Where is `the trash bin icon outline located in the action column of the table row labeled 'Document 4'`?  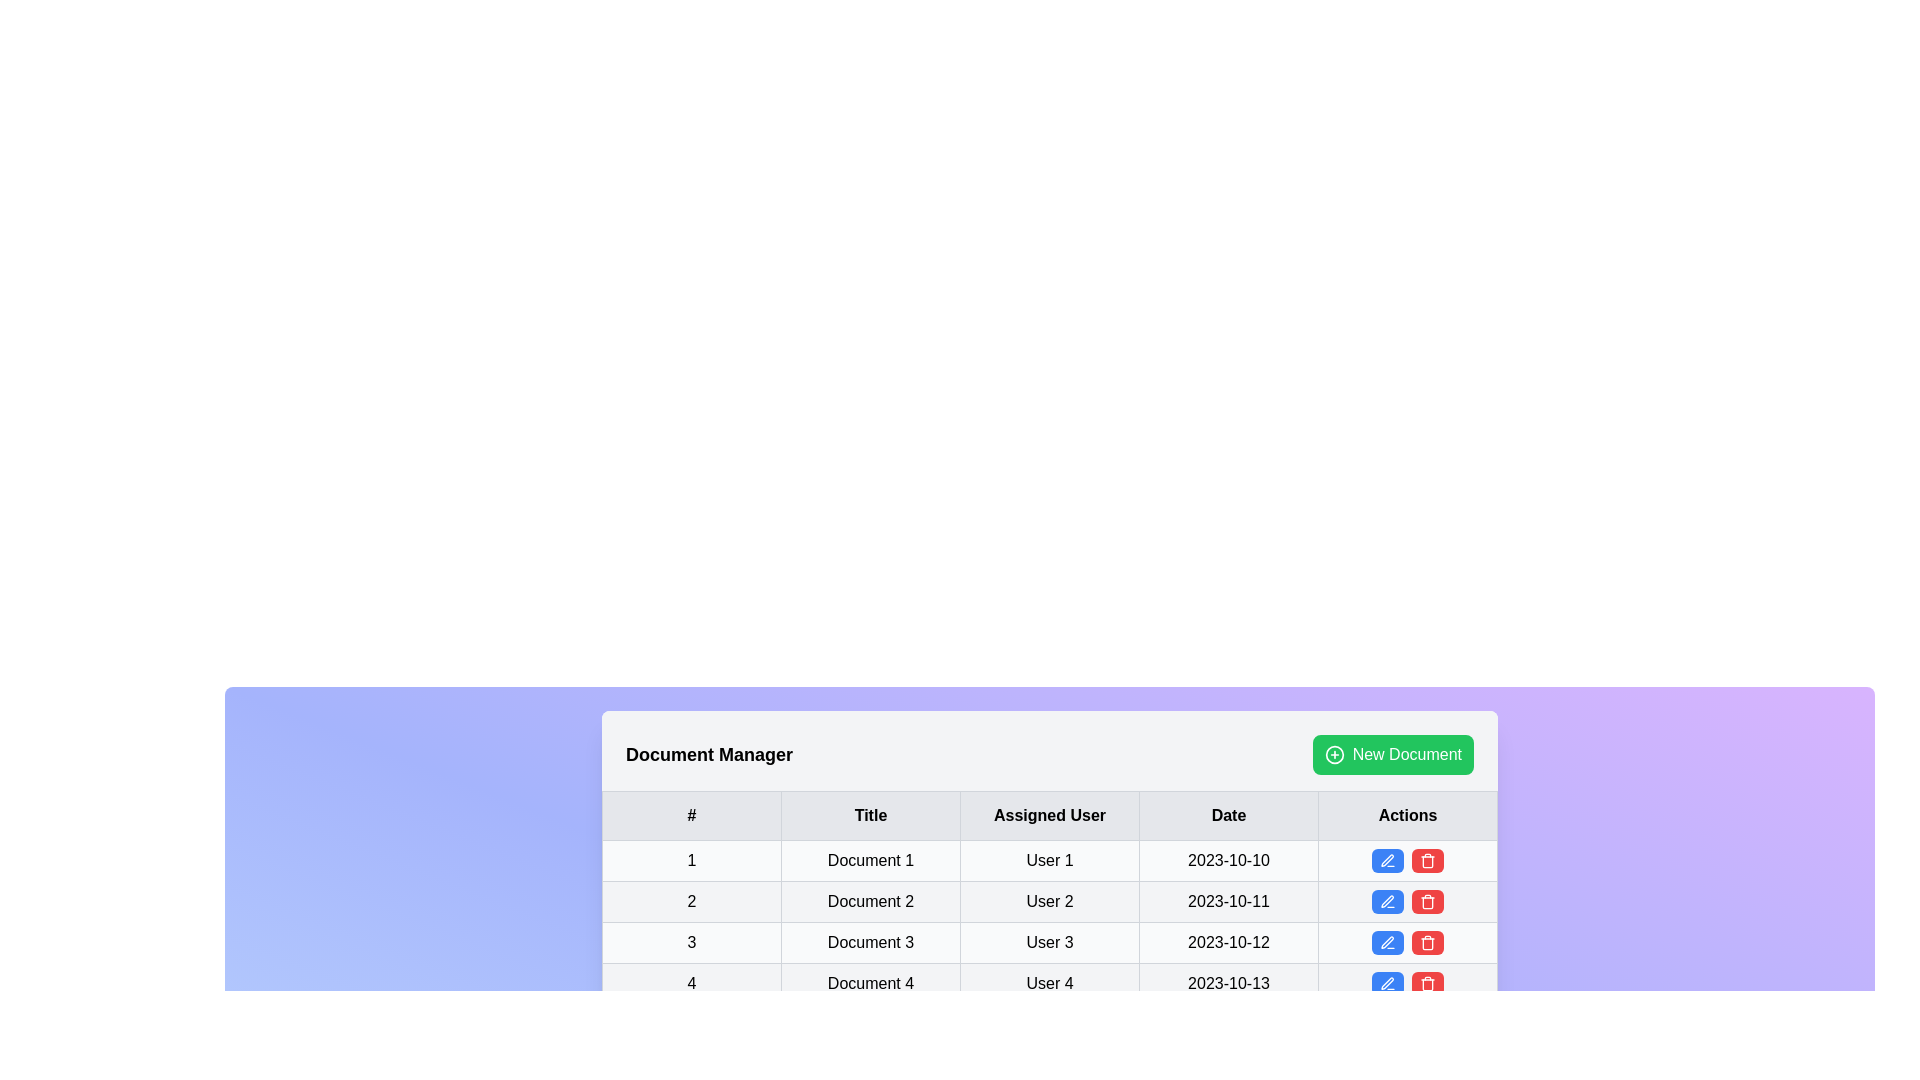 the trash bin icon outline located in the action column of the table row labeled 'Document 4' is located at coordinates (1427, 983).